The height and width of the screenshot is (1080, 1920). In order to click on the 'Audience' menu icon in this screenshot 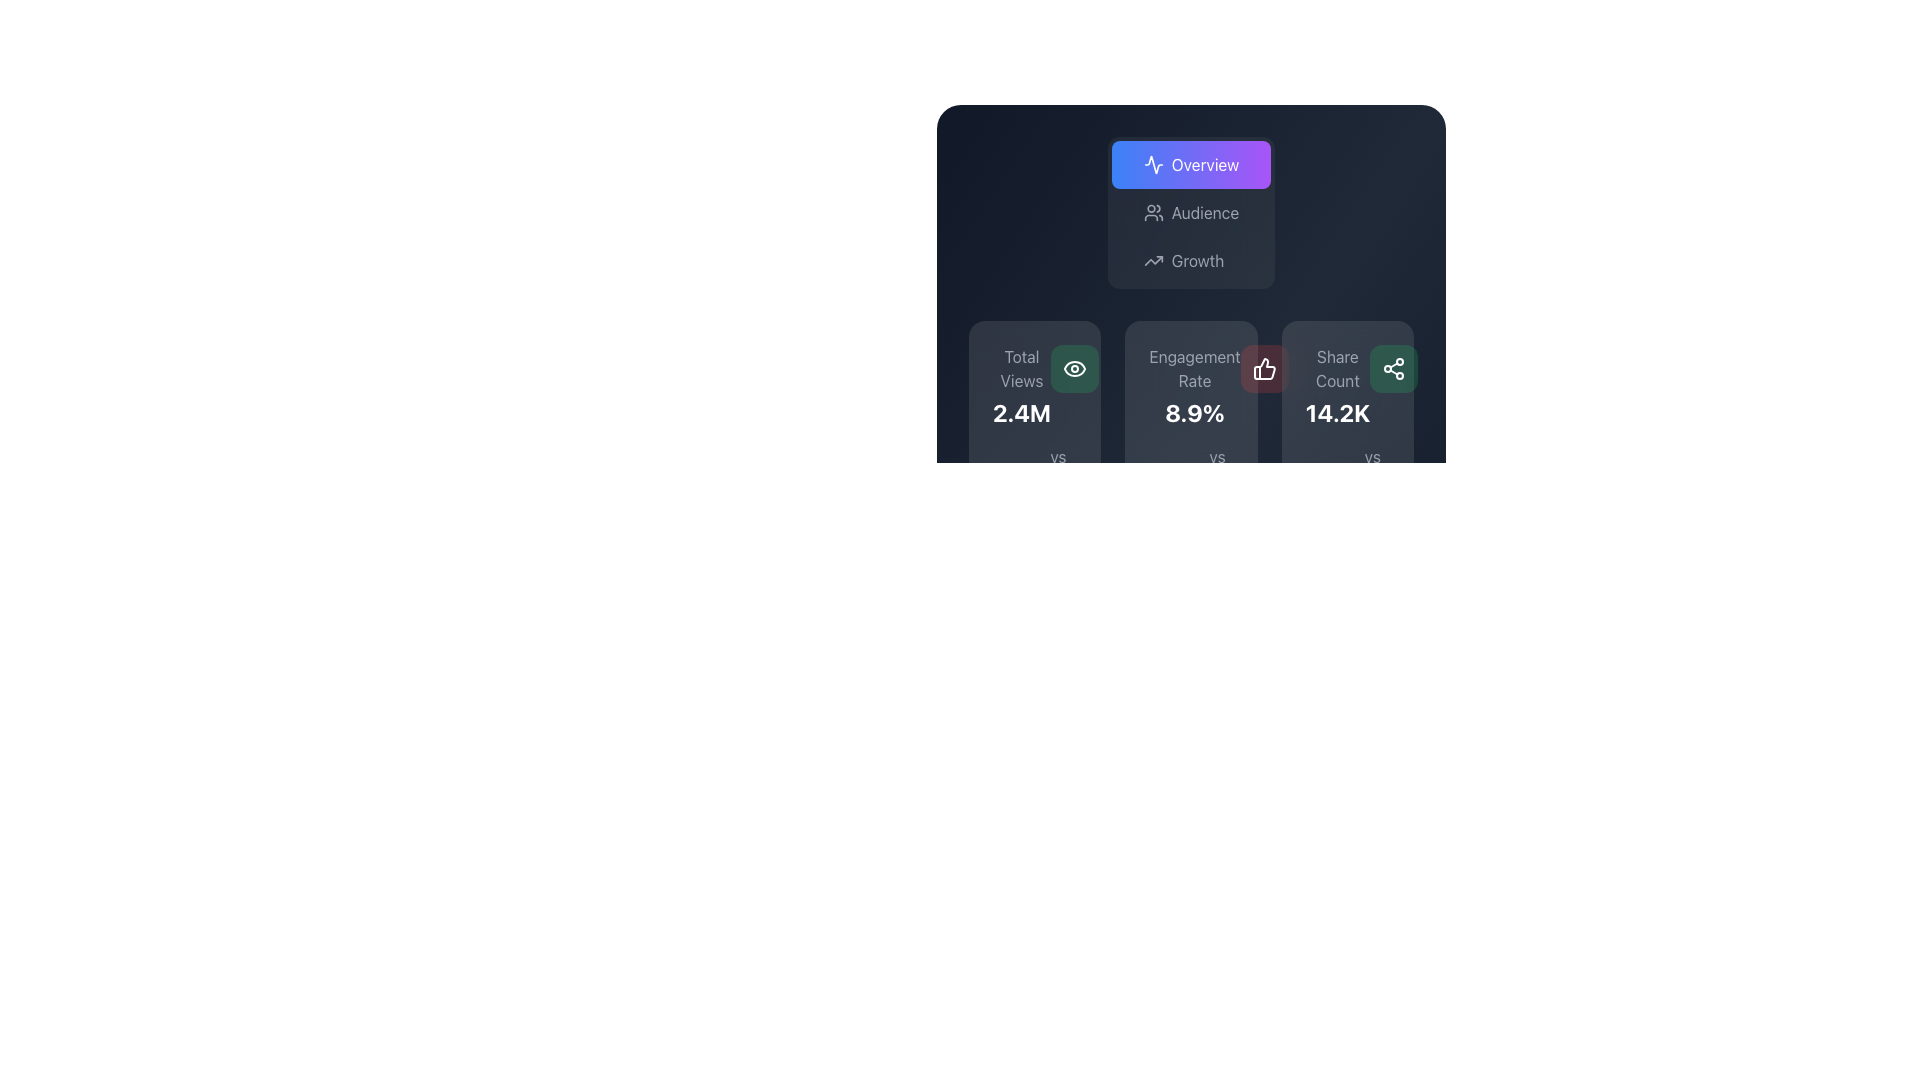, I will do `click(1153, 212)`.